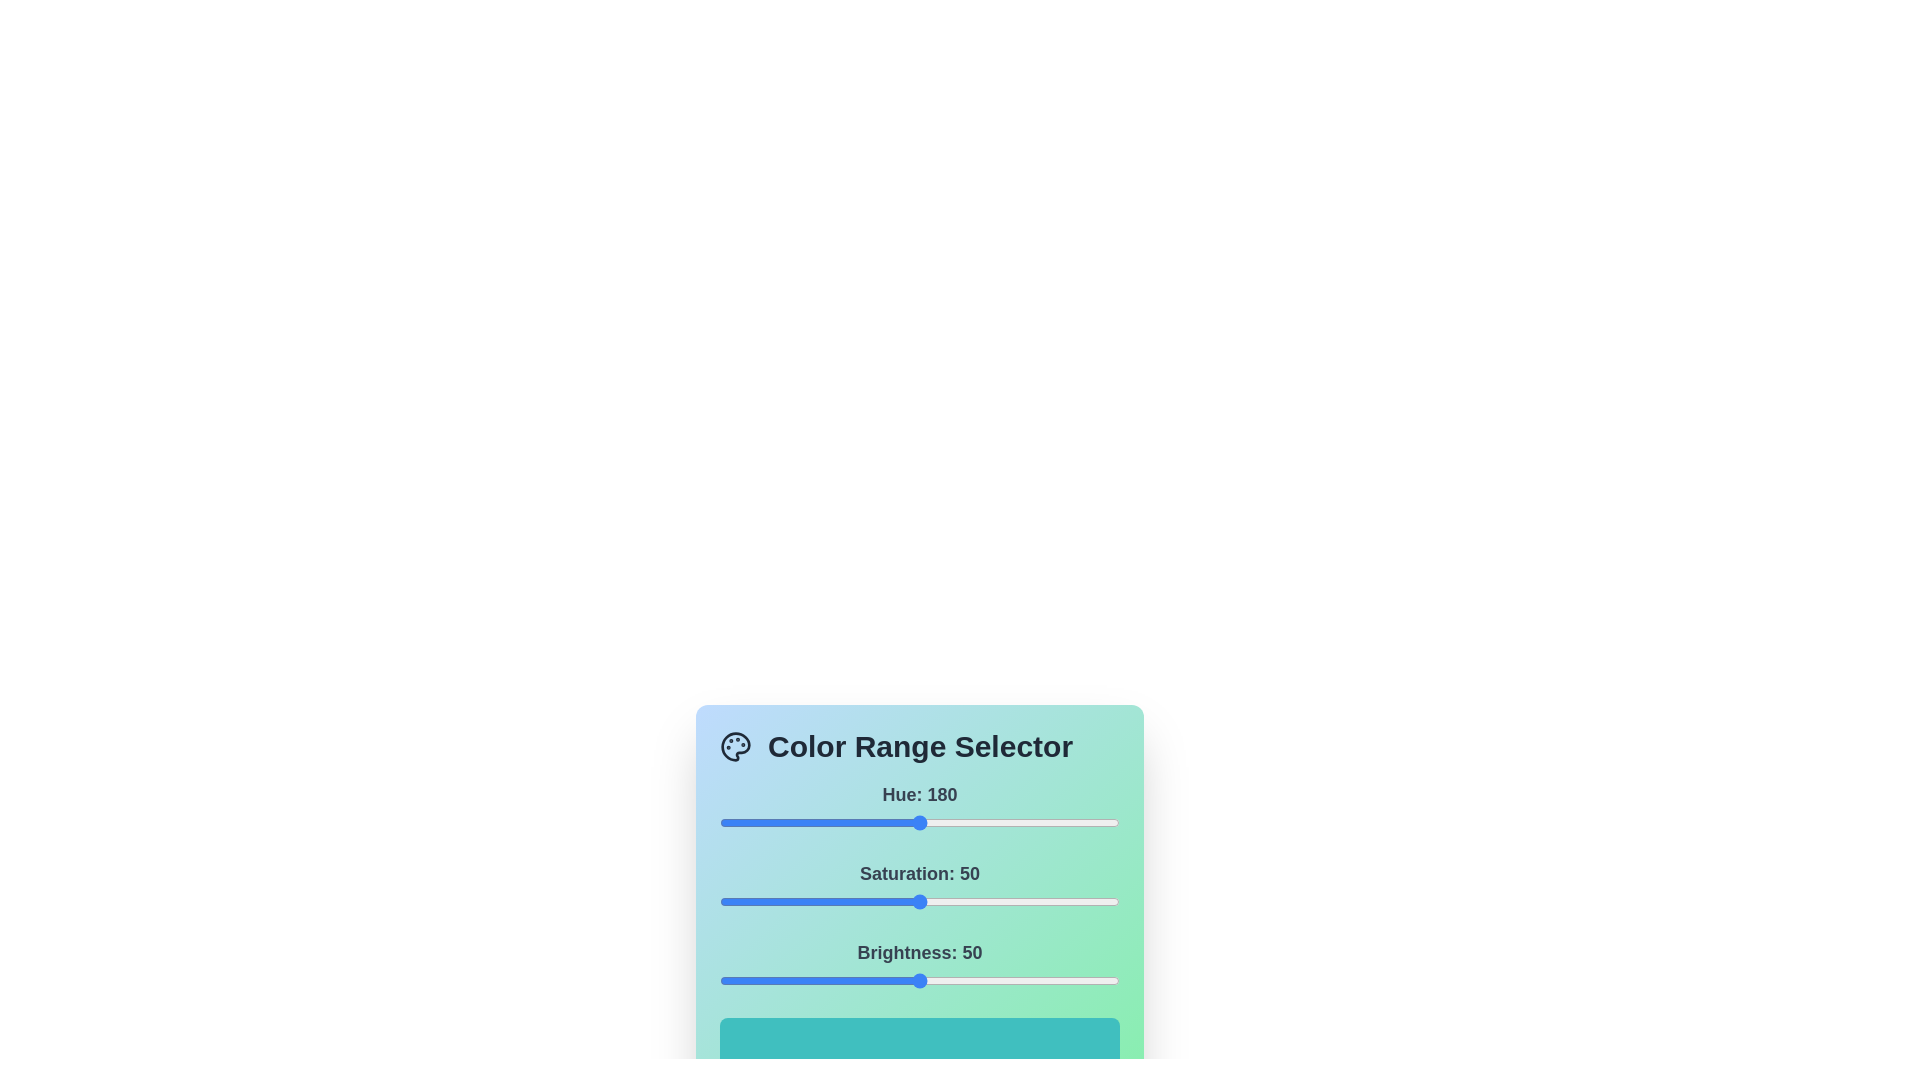 Image resolution: width=1920 pixels, height=1080 pixels. Describe the element at coordinates (968, 902) in the screenshot. I see `the 1 slider to 62` at that location.